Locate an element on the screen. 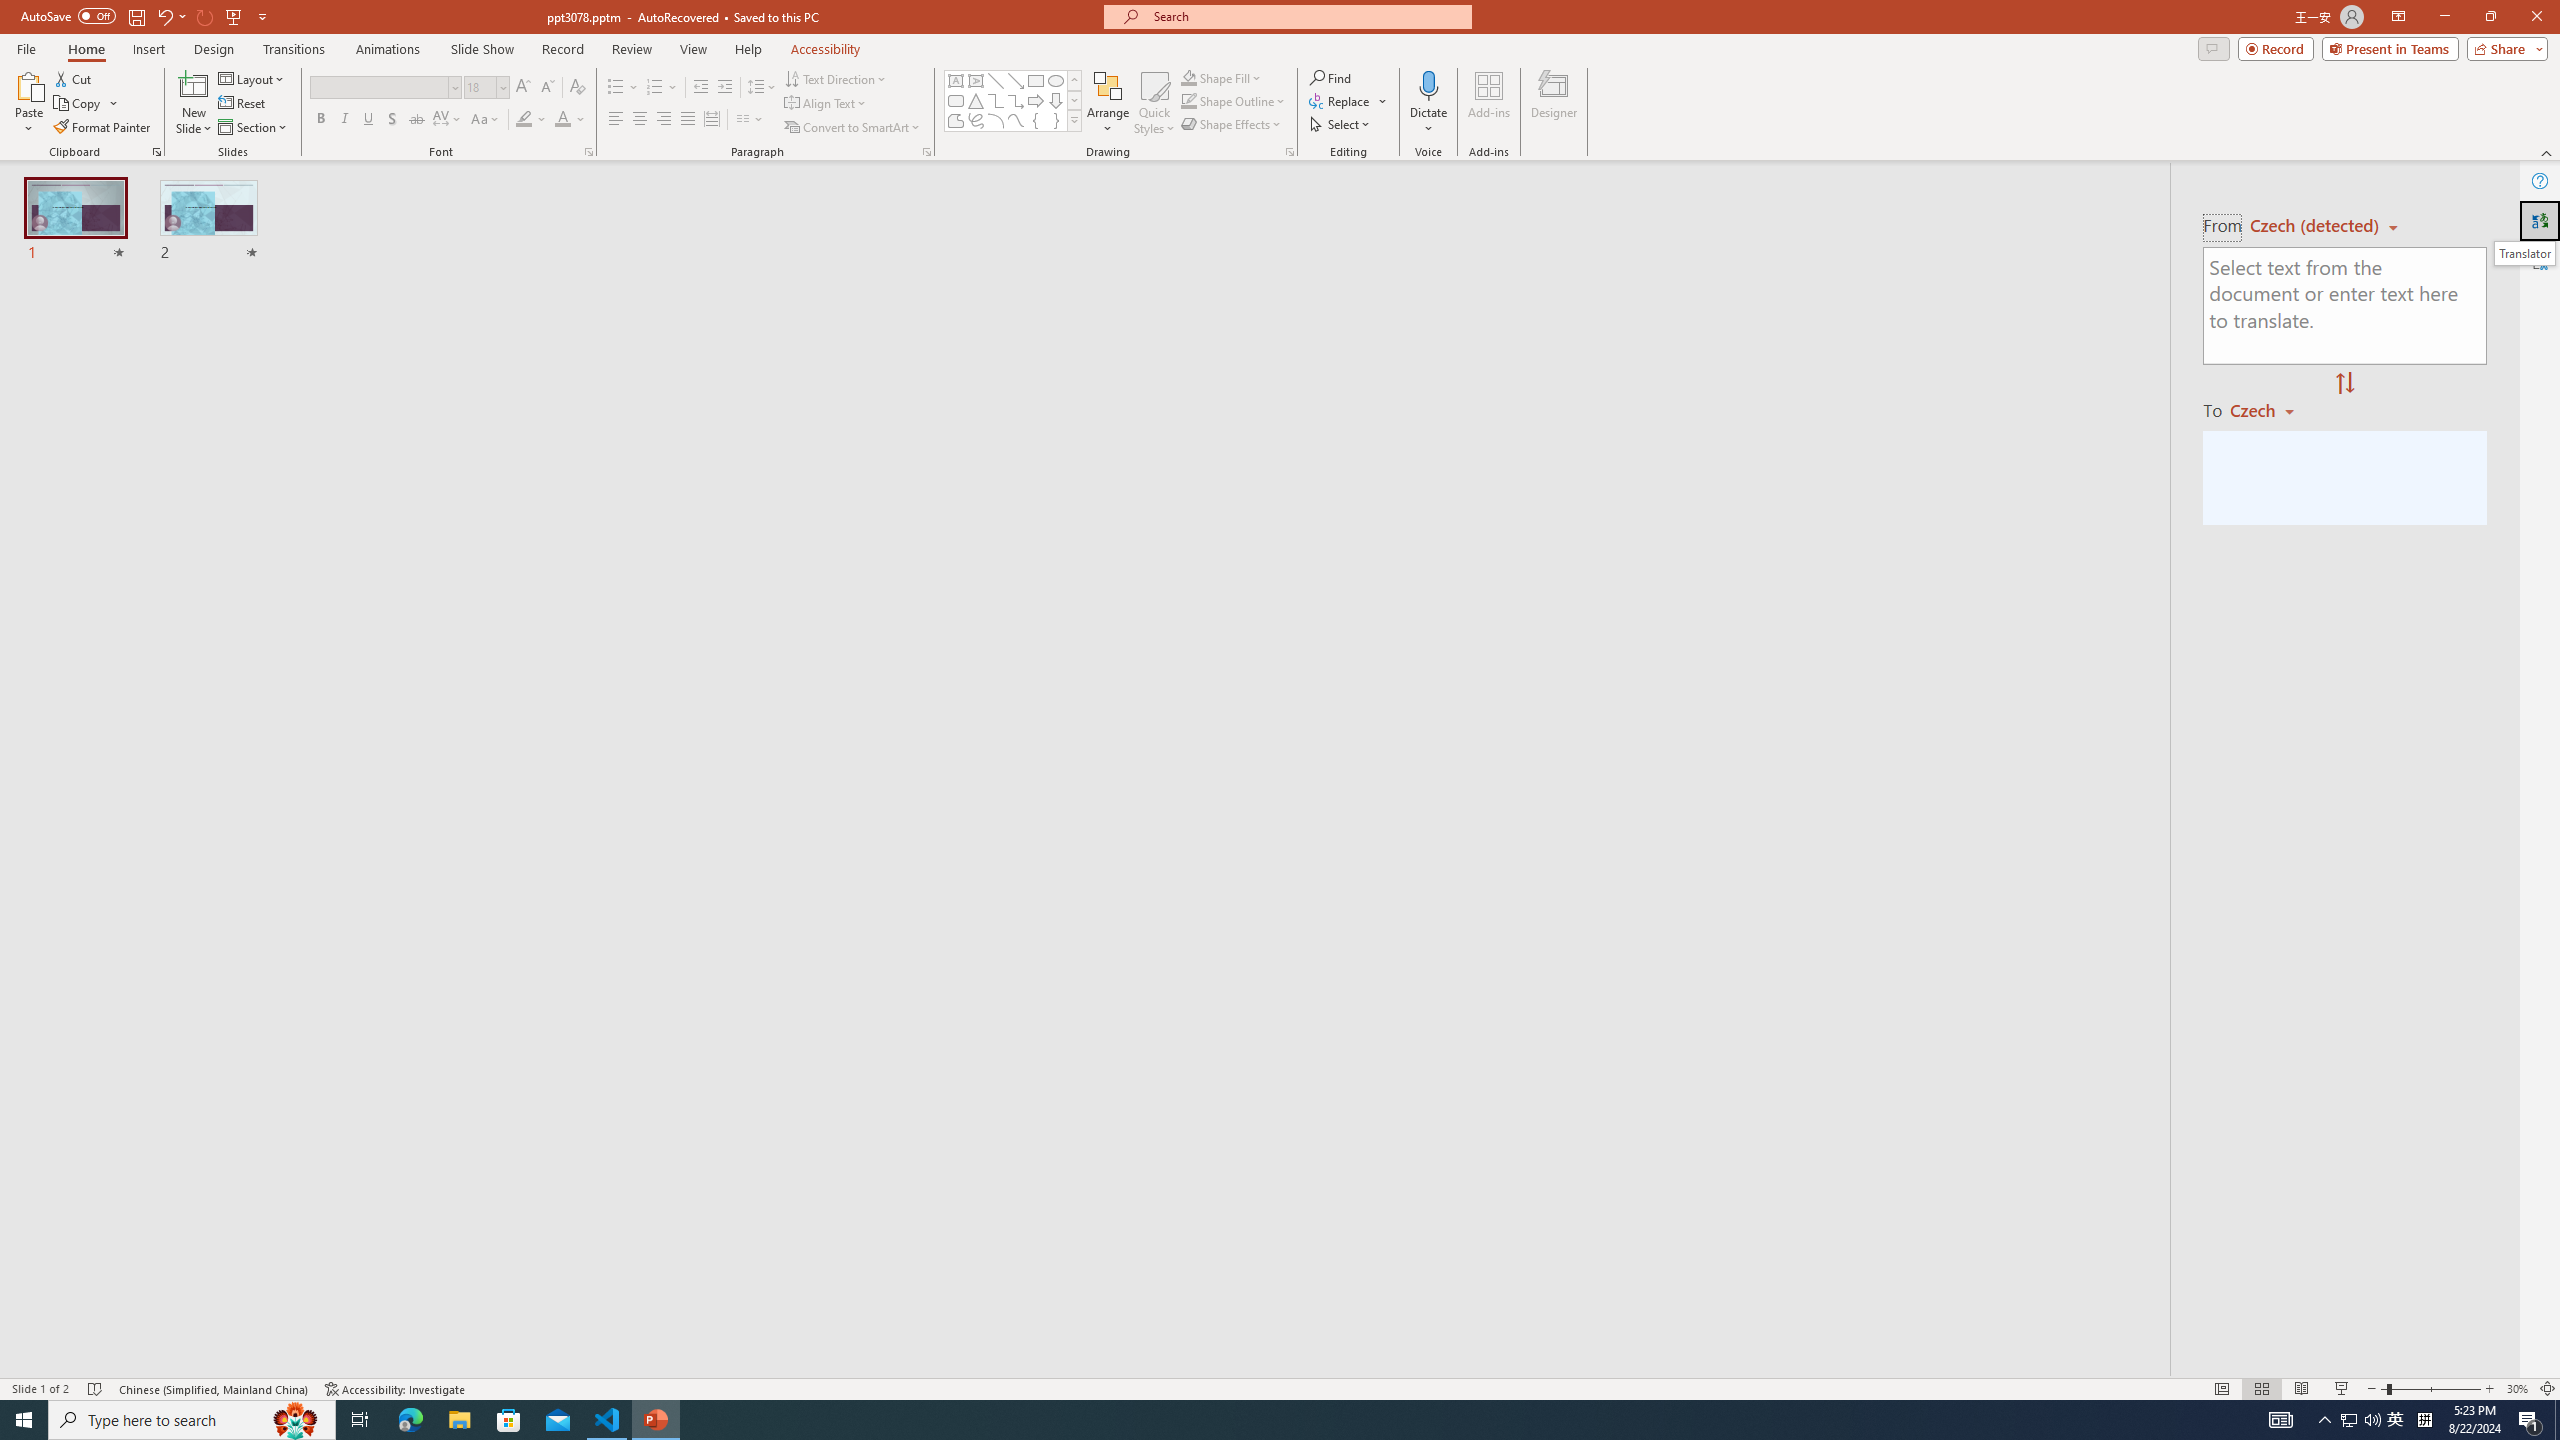  'Align Right' is located at coordinates (664, 118).